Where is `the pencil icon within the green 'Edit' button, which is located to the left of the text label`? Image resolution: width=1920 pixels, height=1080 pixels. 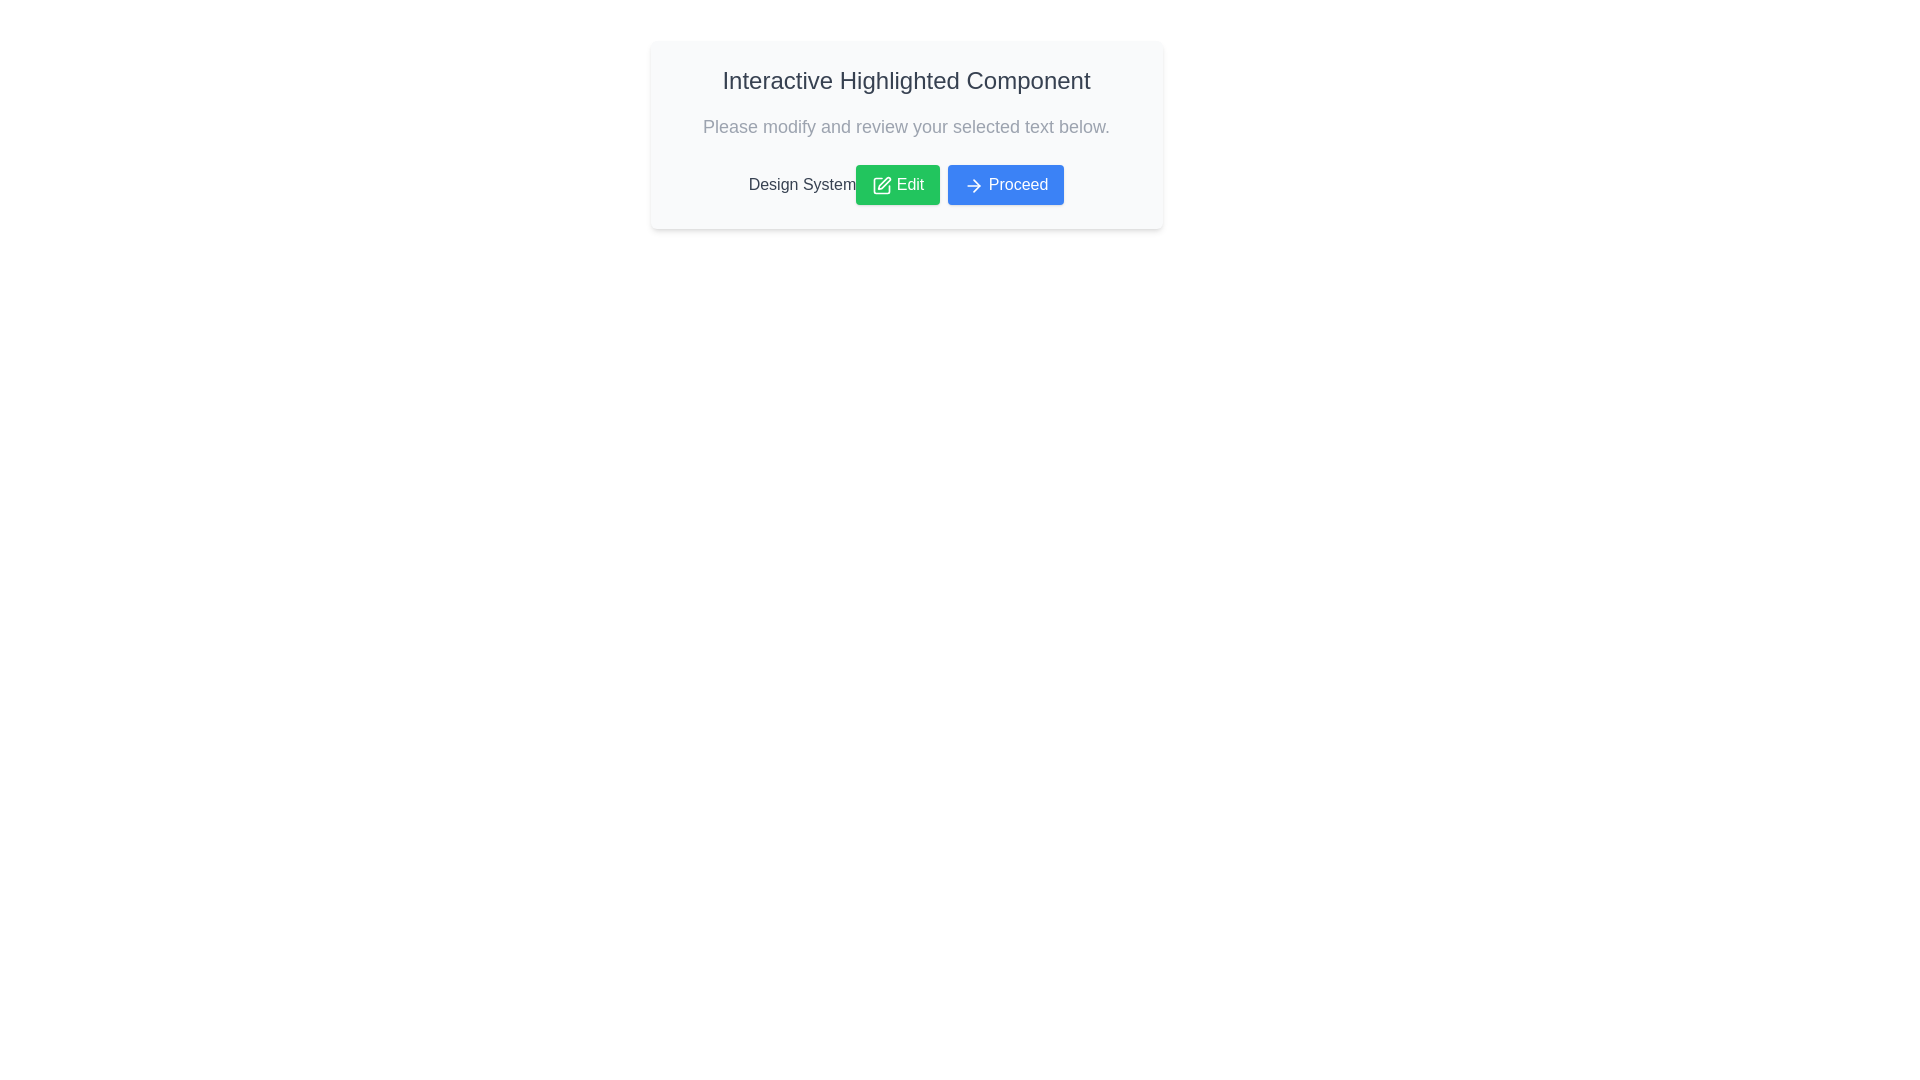
the pencil icon within the green 'Edit' button, which is located to the left of the text label is located at coordinates (881, 185).